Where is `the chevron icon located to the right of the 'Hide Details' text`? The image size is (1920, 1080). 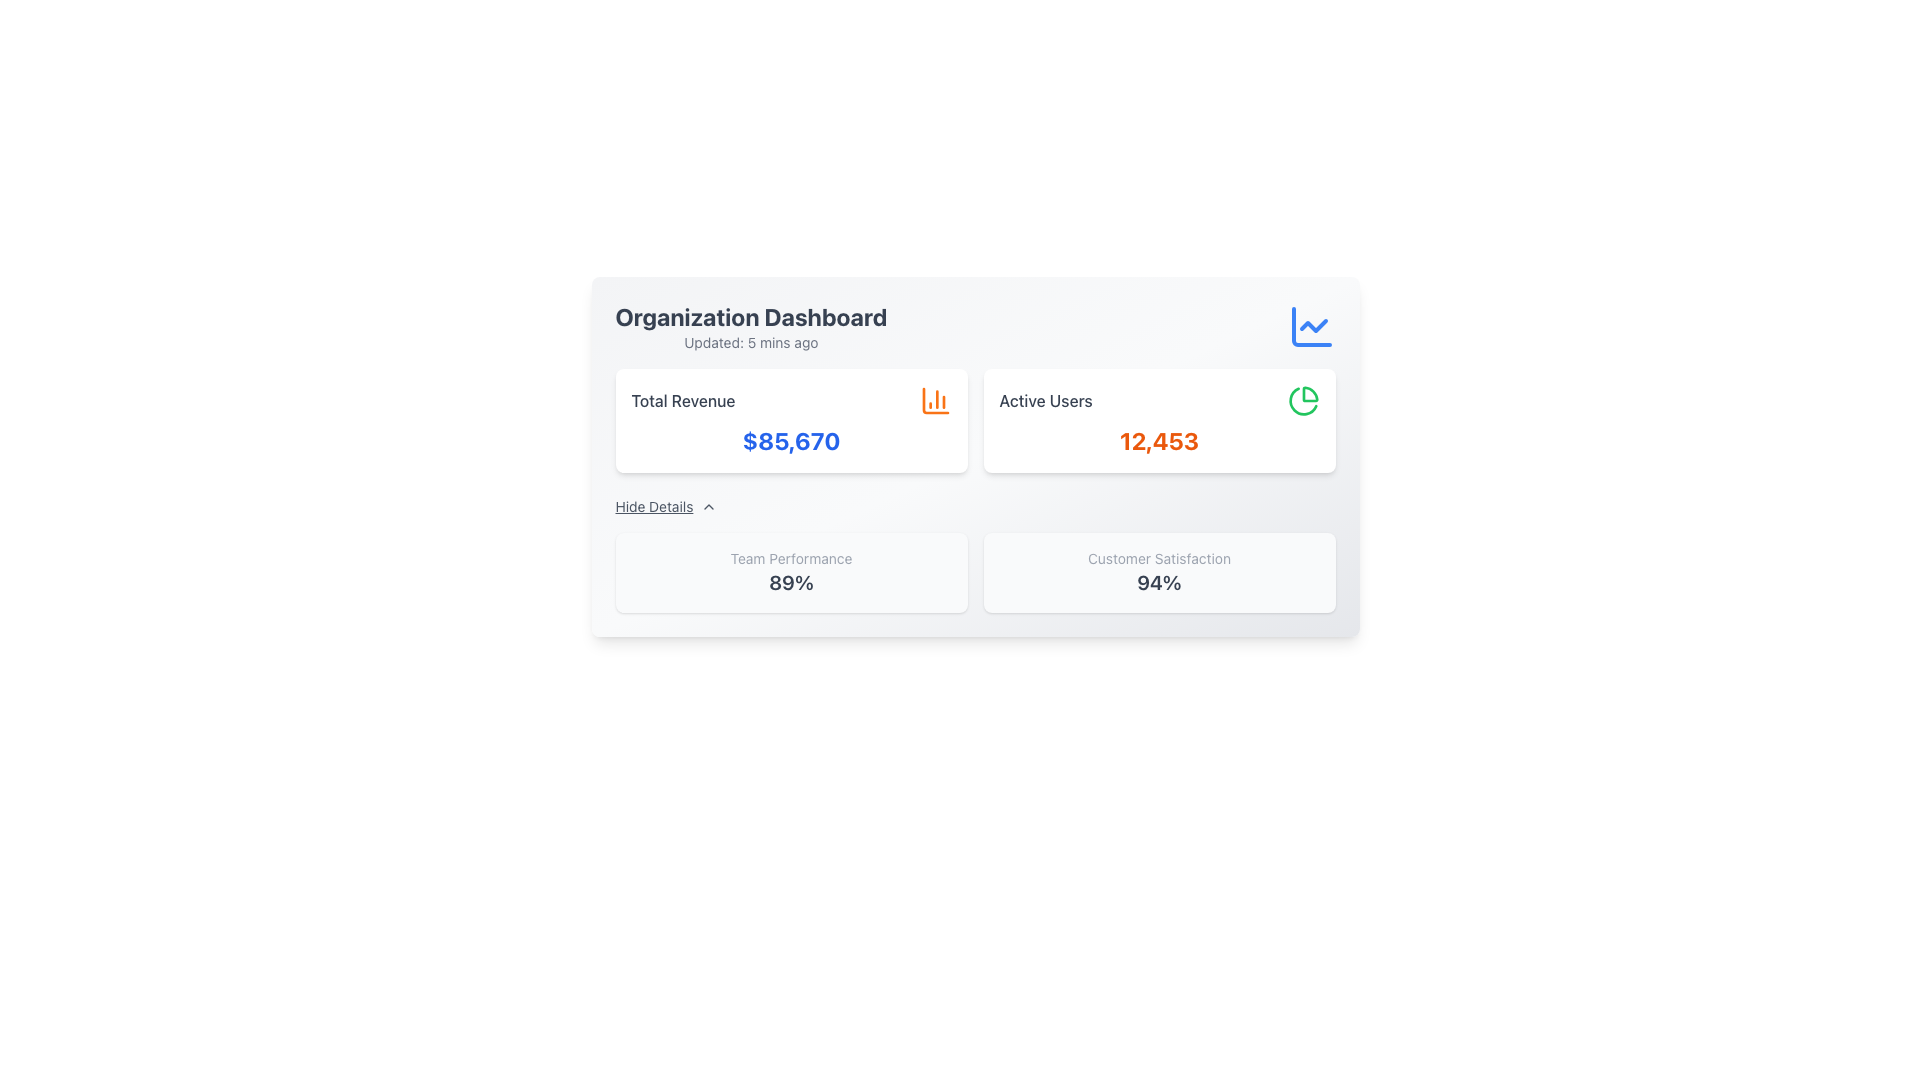 the chevron icon located to the right of the 'Hide Details' text is located at coordinates (709, 505).